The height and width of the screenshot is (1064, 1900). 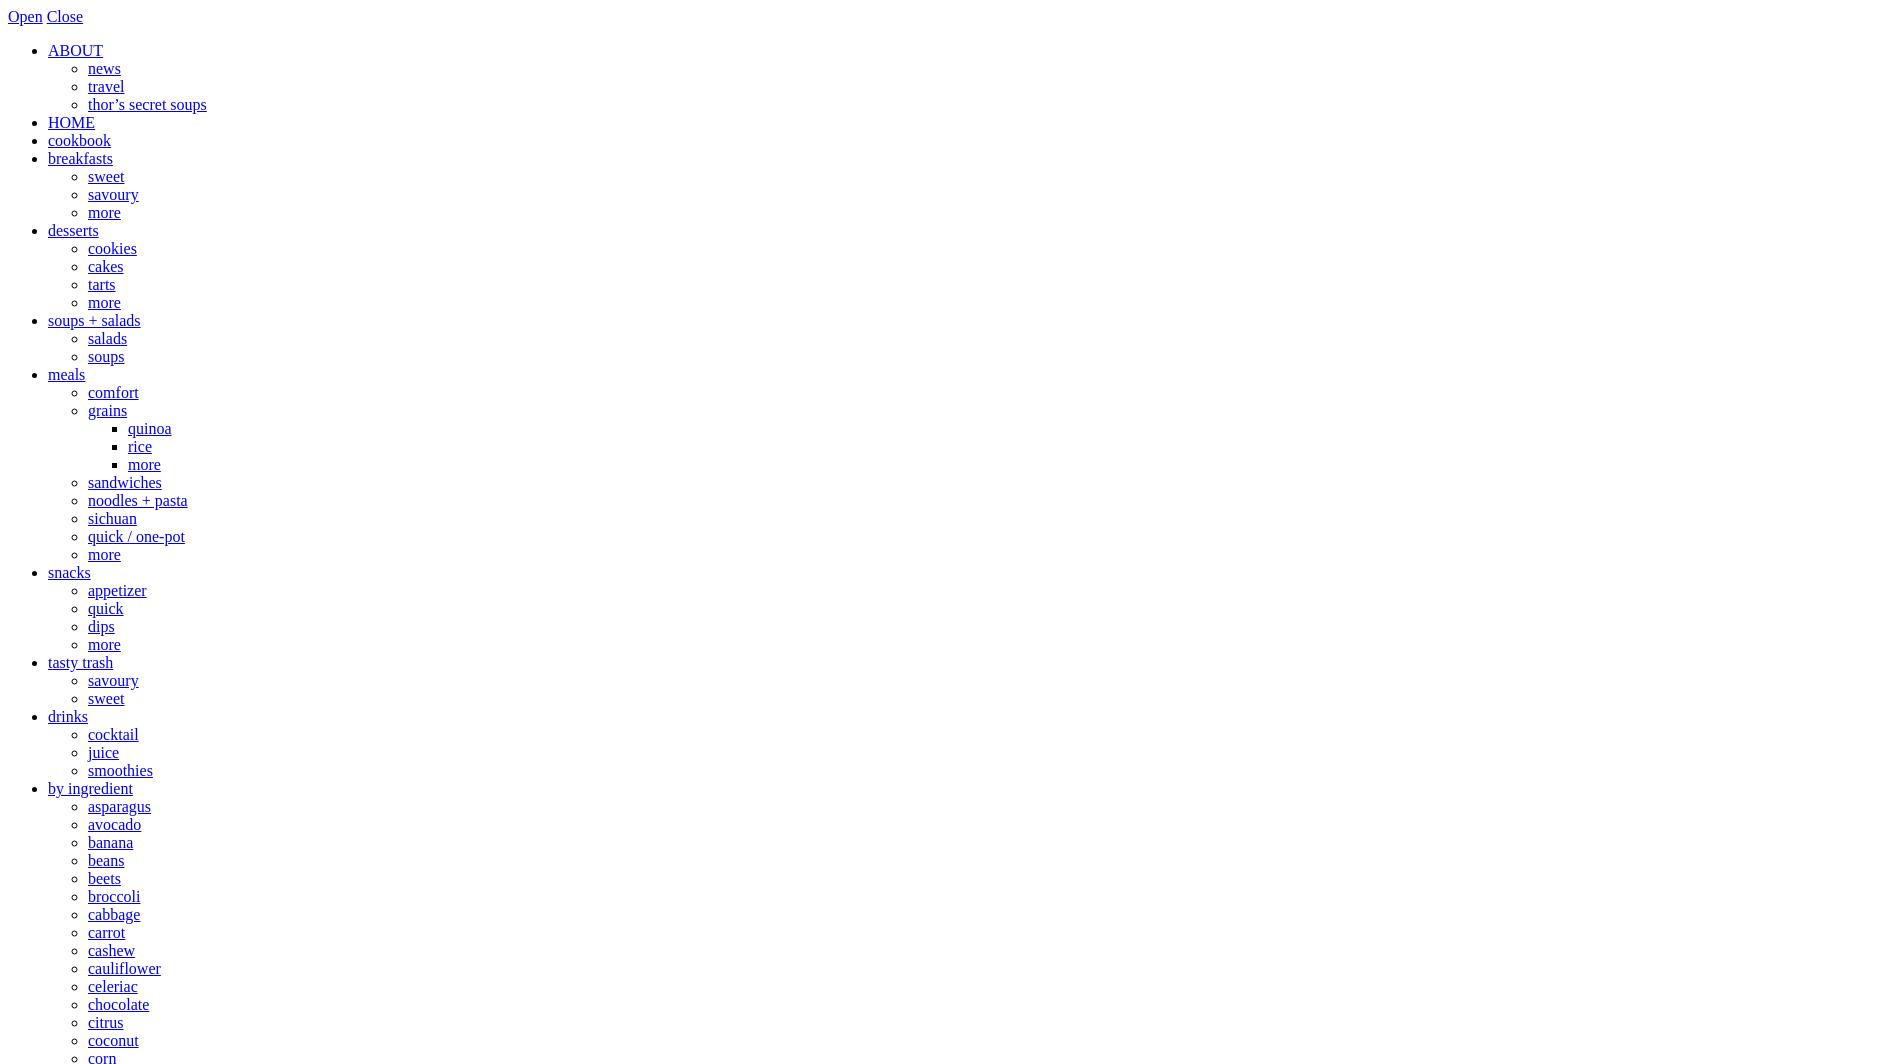 What do you see at coordinates (124, 482) in the screenshot?
I see `'sandwiches'` at bounding box center [124, 482].